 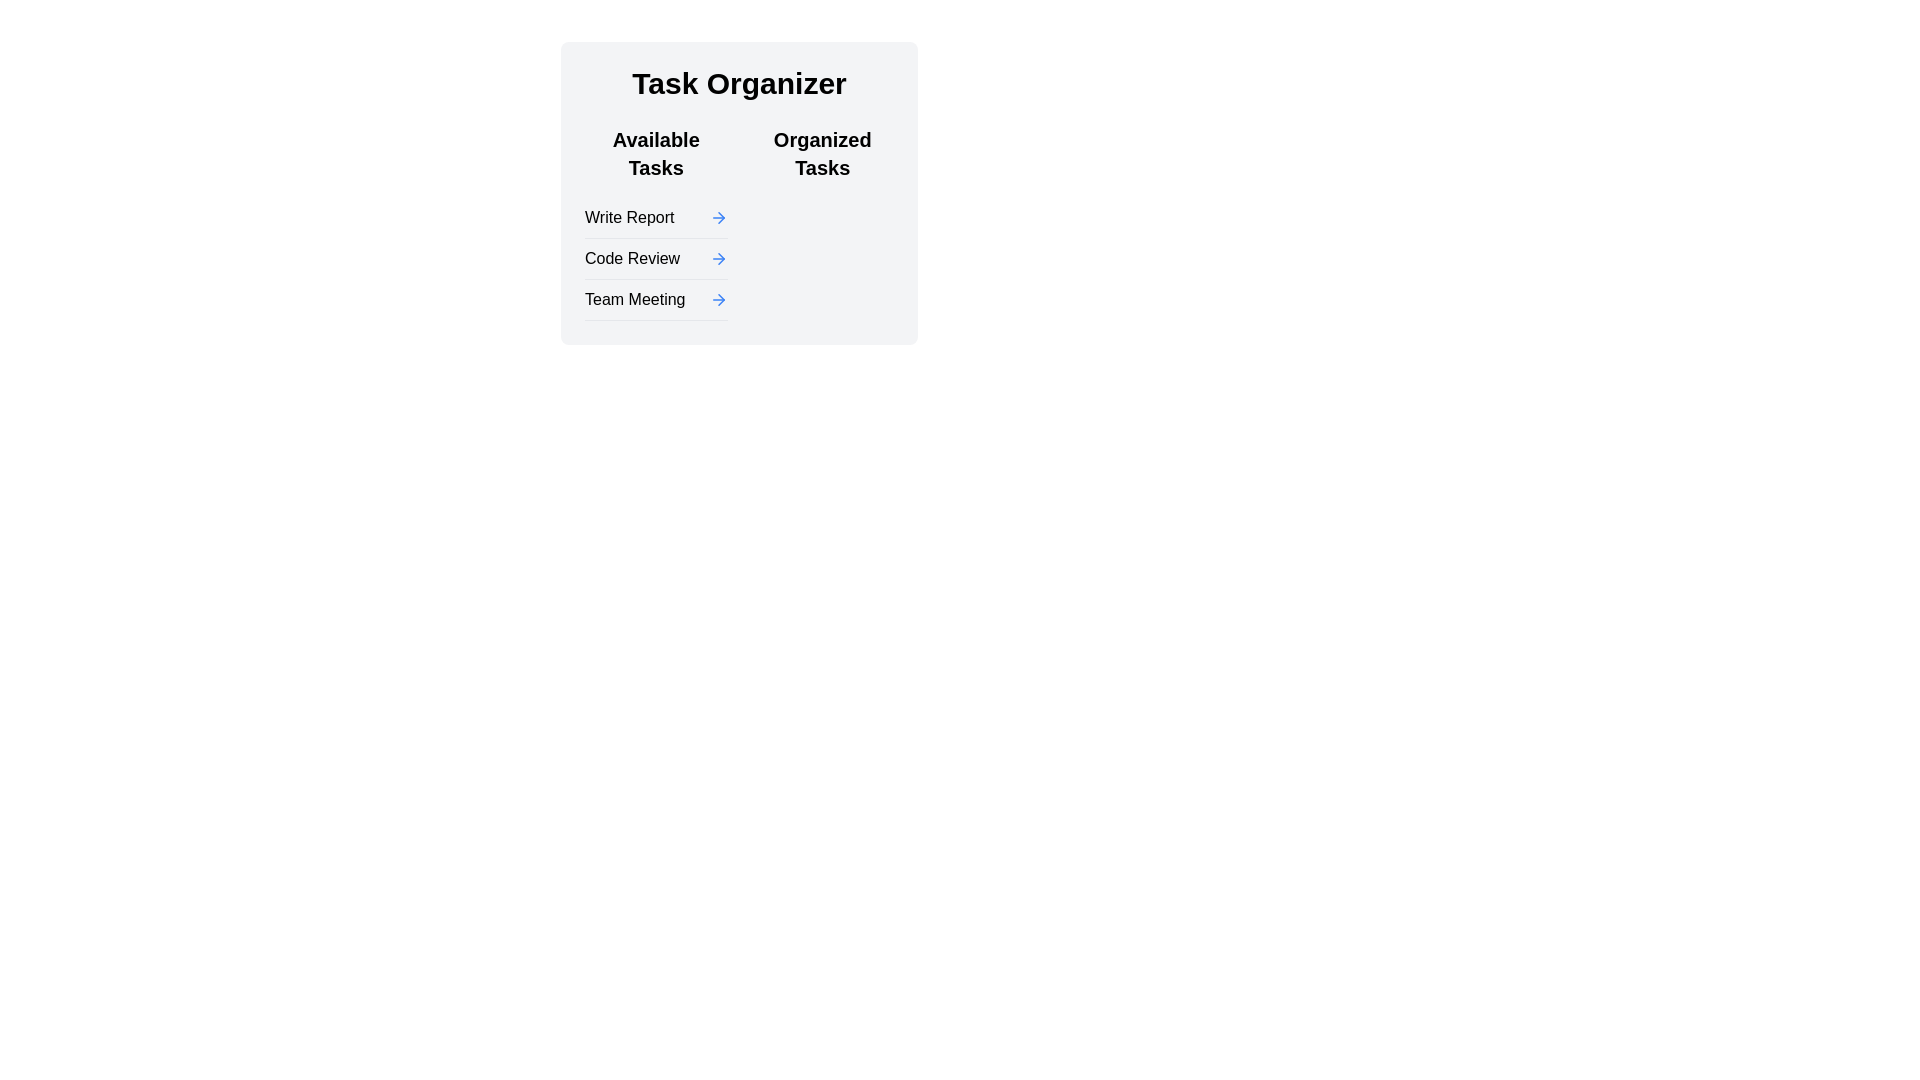 I want to click on the selectable task list item named 'Code Review' in the second row of the 'Available Tasks' list within the 'Task Organizer' panel, so click(x=656, y=258).